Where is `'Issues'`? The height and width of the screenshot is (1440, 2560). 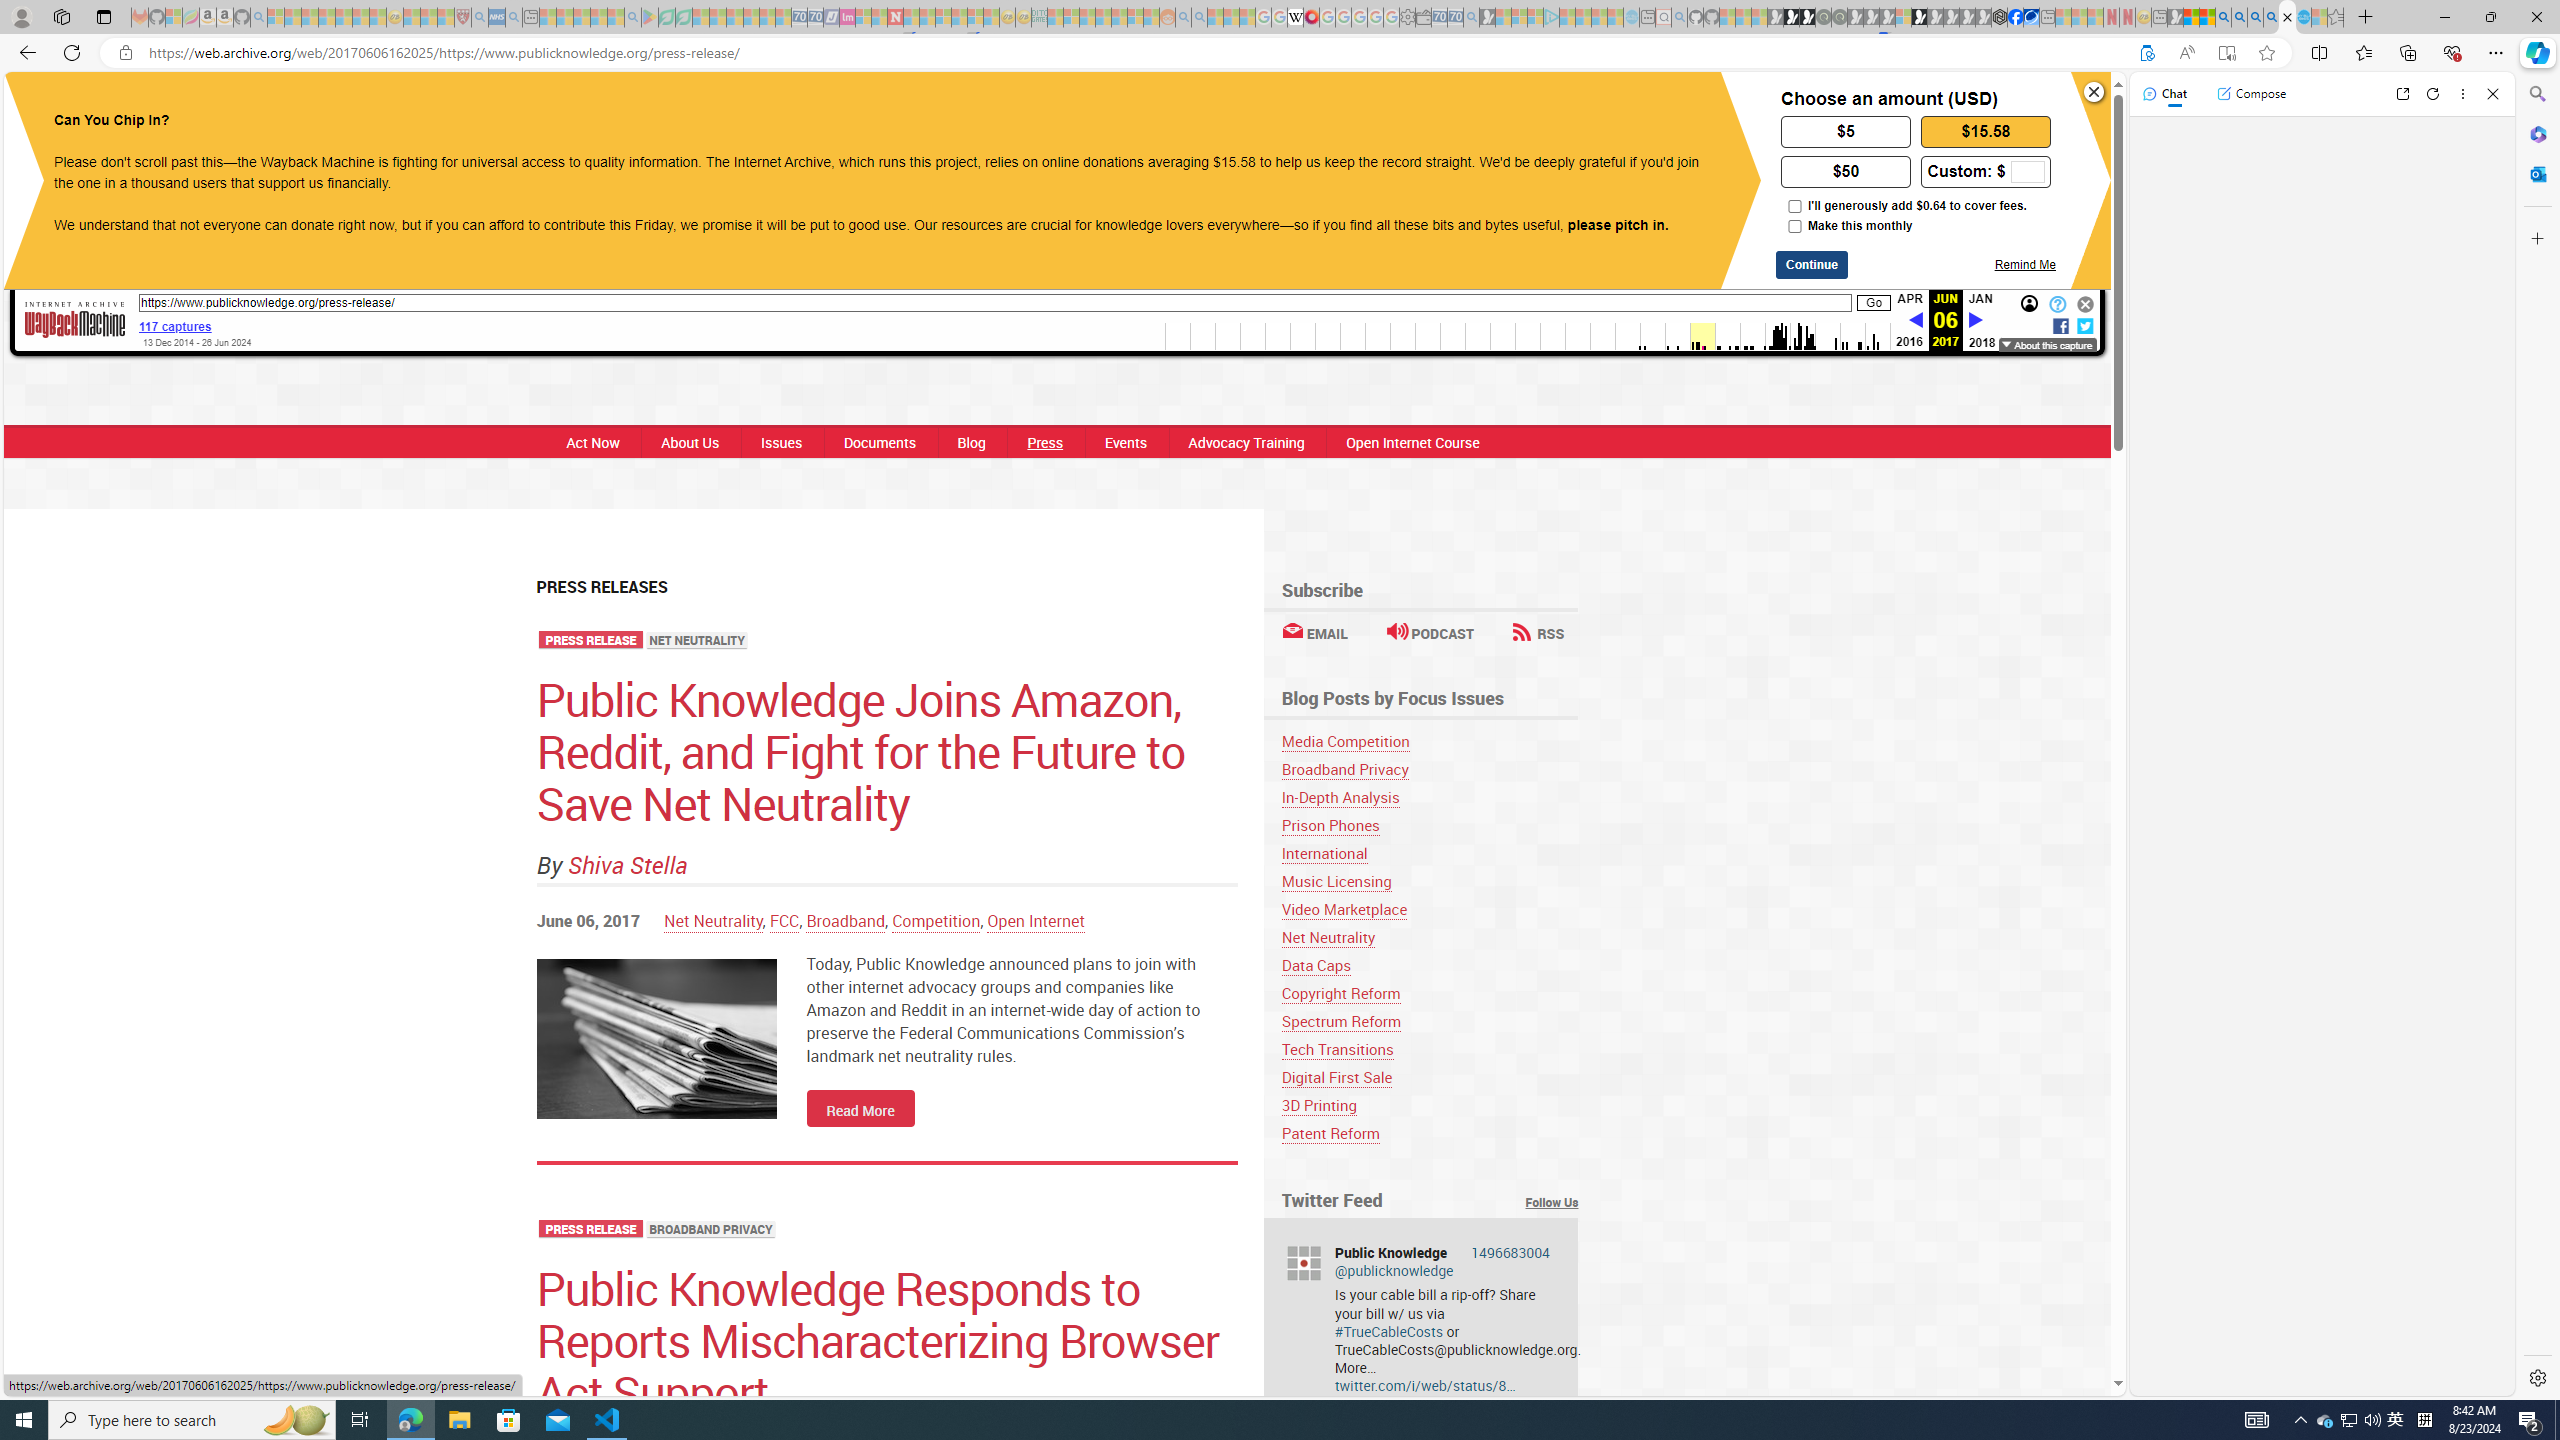 'Issues' is located at coordinates (779, 441).